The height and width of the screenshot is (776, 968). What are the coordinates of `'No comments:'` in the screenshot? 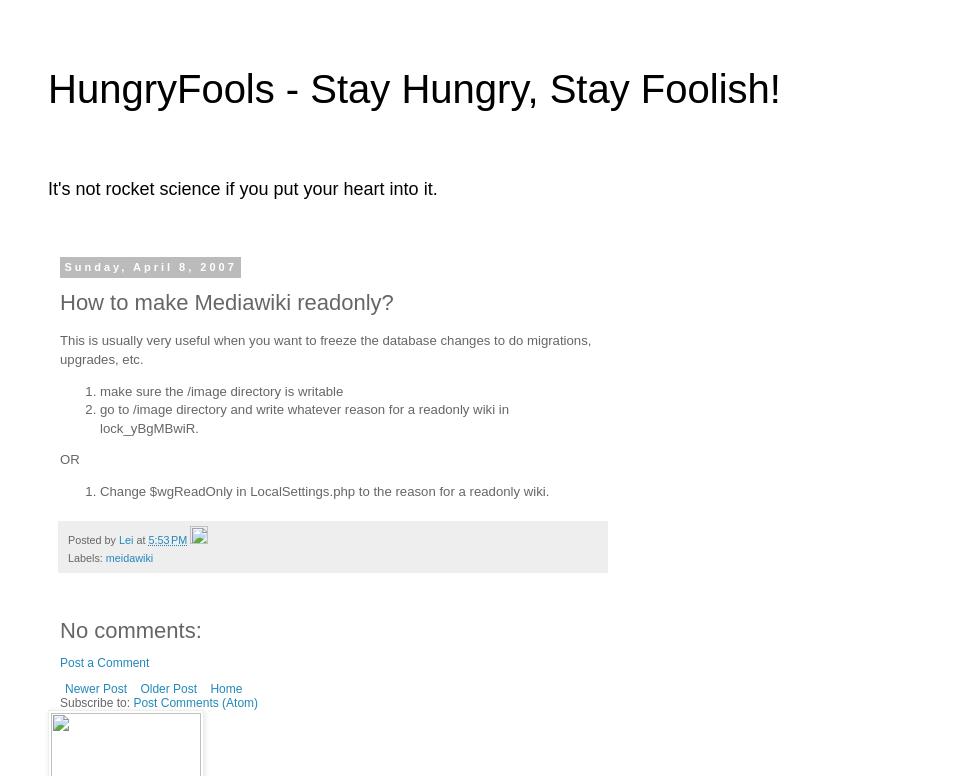 It's located at (129, 629).